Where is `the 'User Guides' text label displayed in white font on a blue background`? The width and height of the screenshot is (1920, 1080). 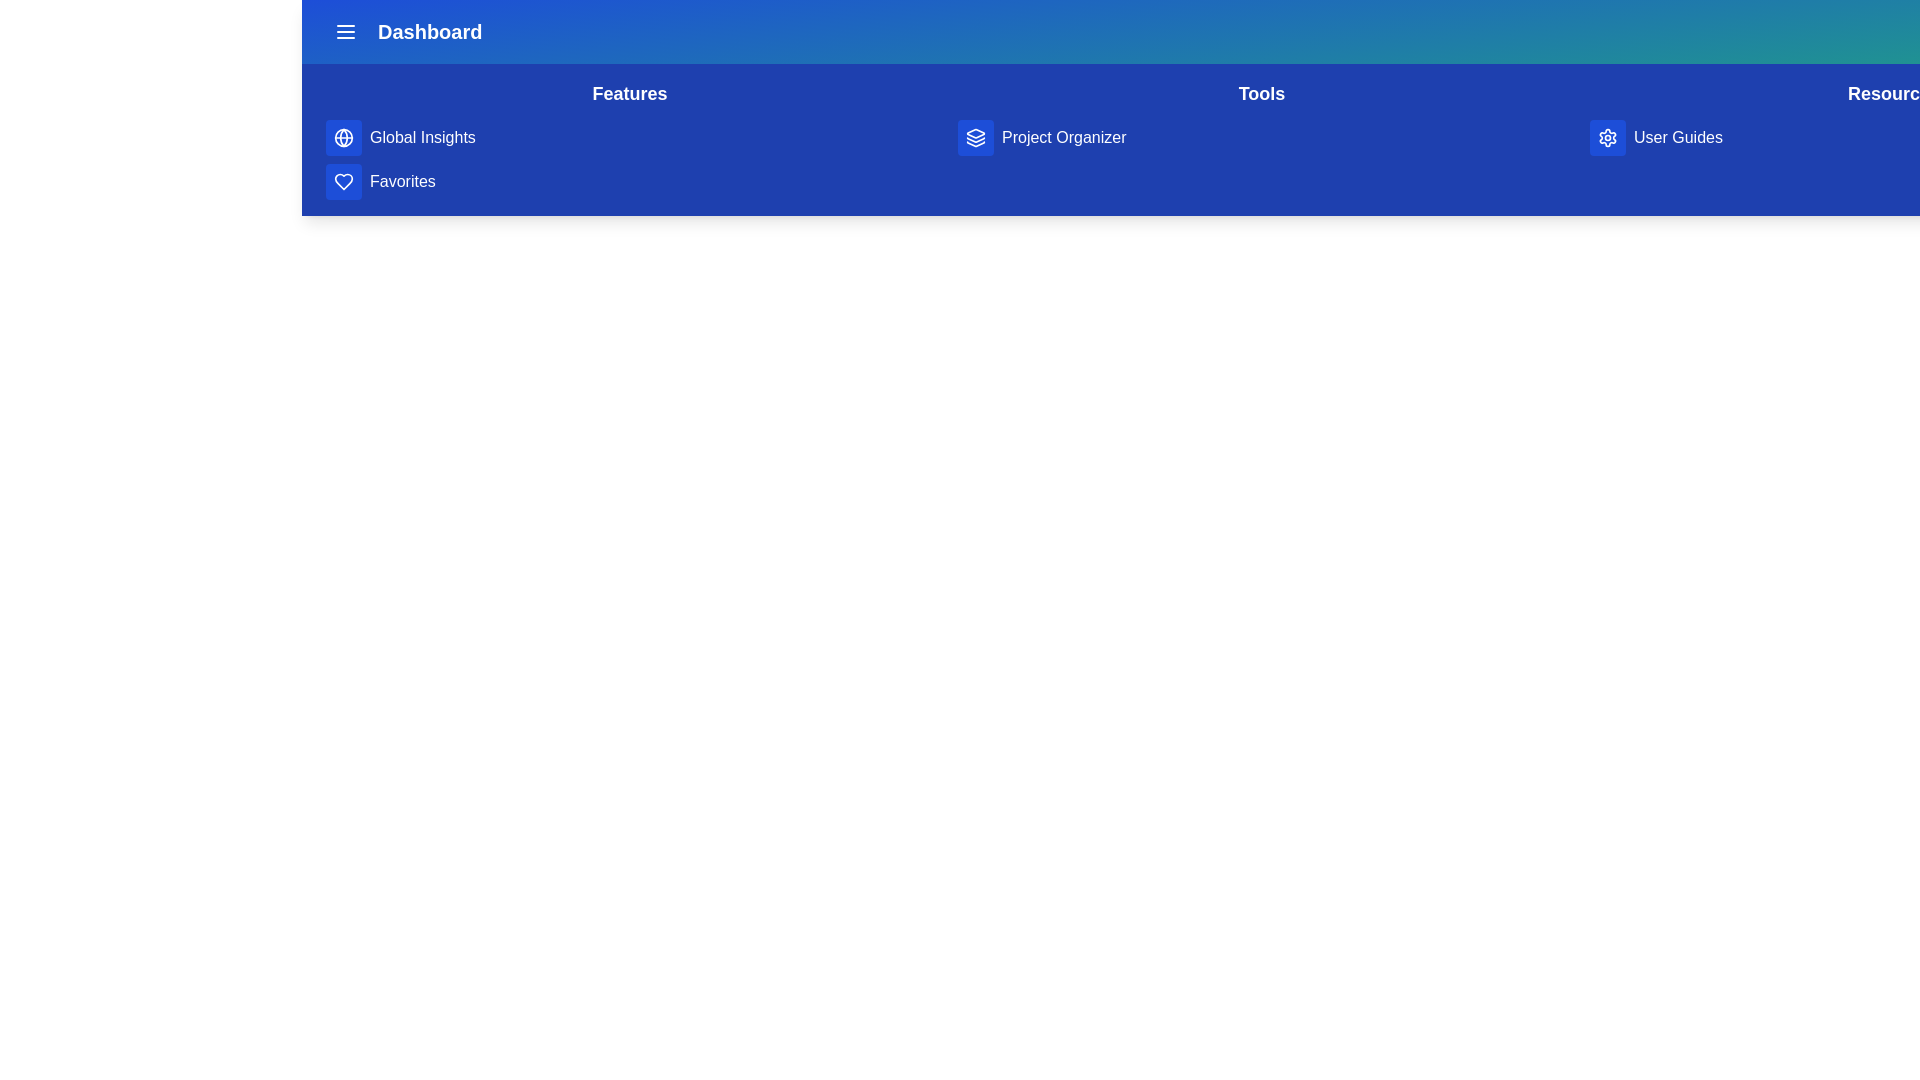 the 'User Guides' text label displayed in white font on a blue background is located at coordinates (1678, 137).